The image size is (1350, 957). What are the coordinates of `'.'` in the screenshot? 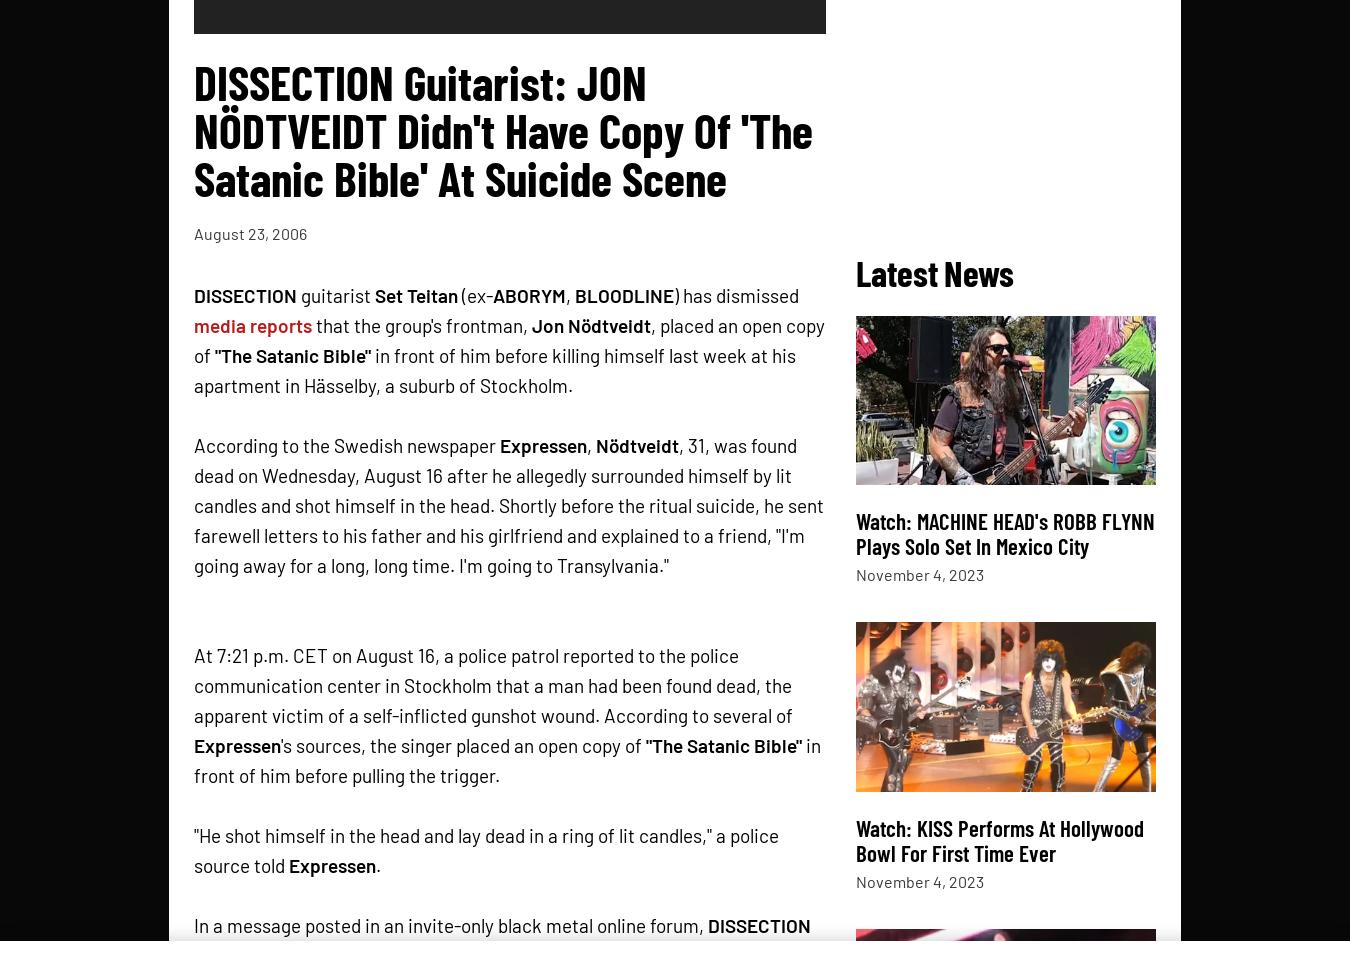 It's located at (378, 864).